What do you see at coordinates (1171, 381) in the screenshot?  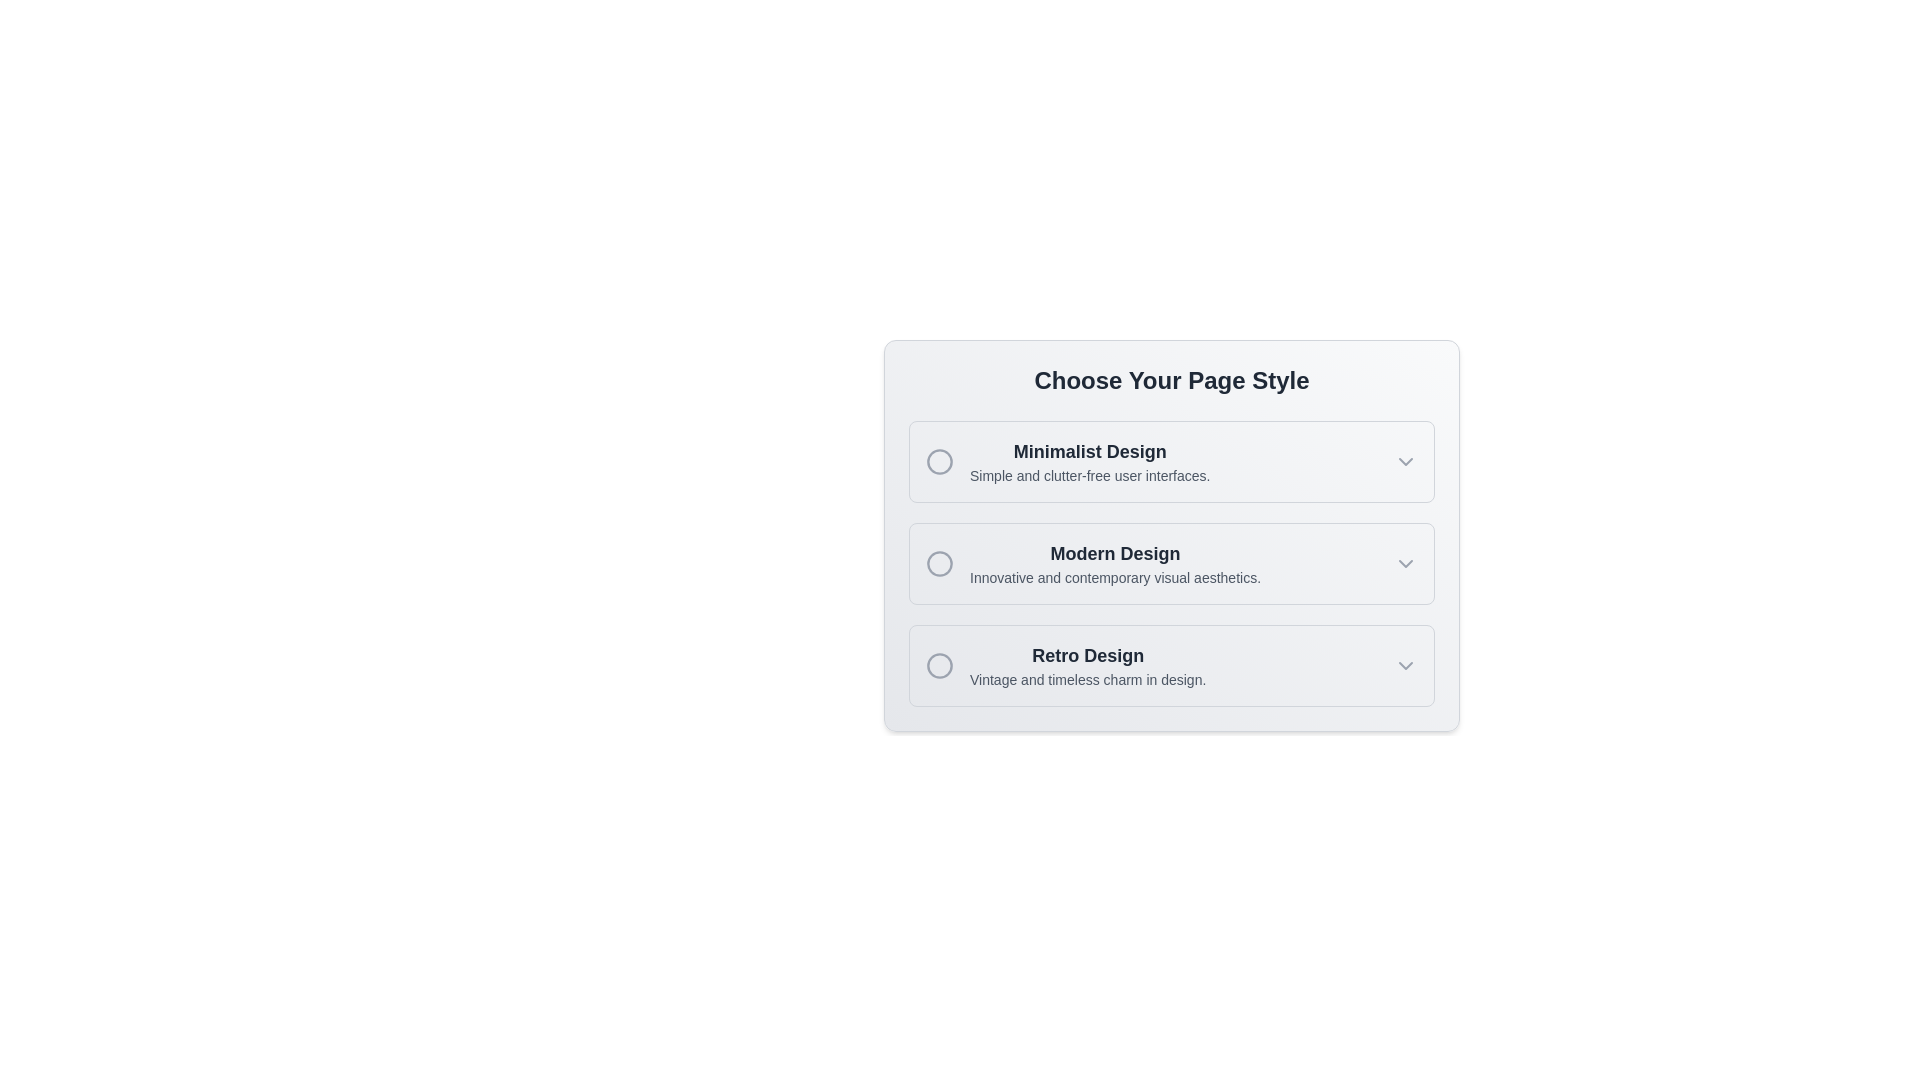 I see `the Text Header element that introduces the purpose of the options listed below, which is positioned at the top center of the card-like layout` at bounding box center [1171, 381].